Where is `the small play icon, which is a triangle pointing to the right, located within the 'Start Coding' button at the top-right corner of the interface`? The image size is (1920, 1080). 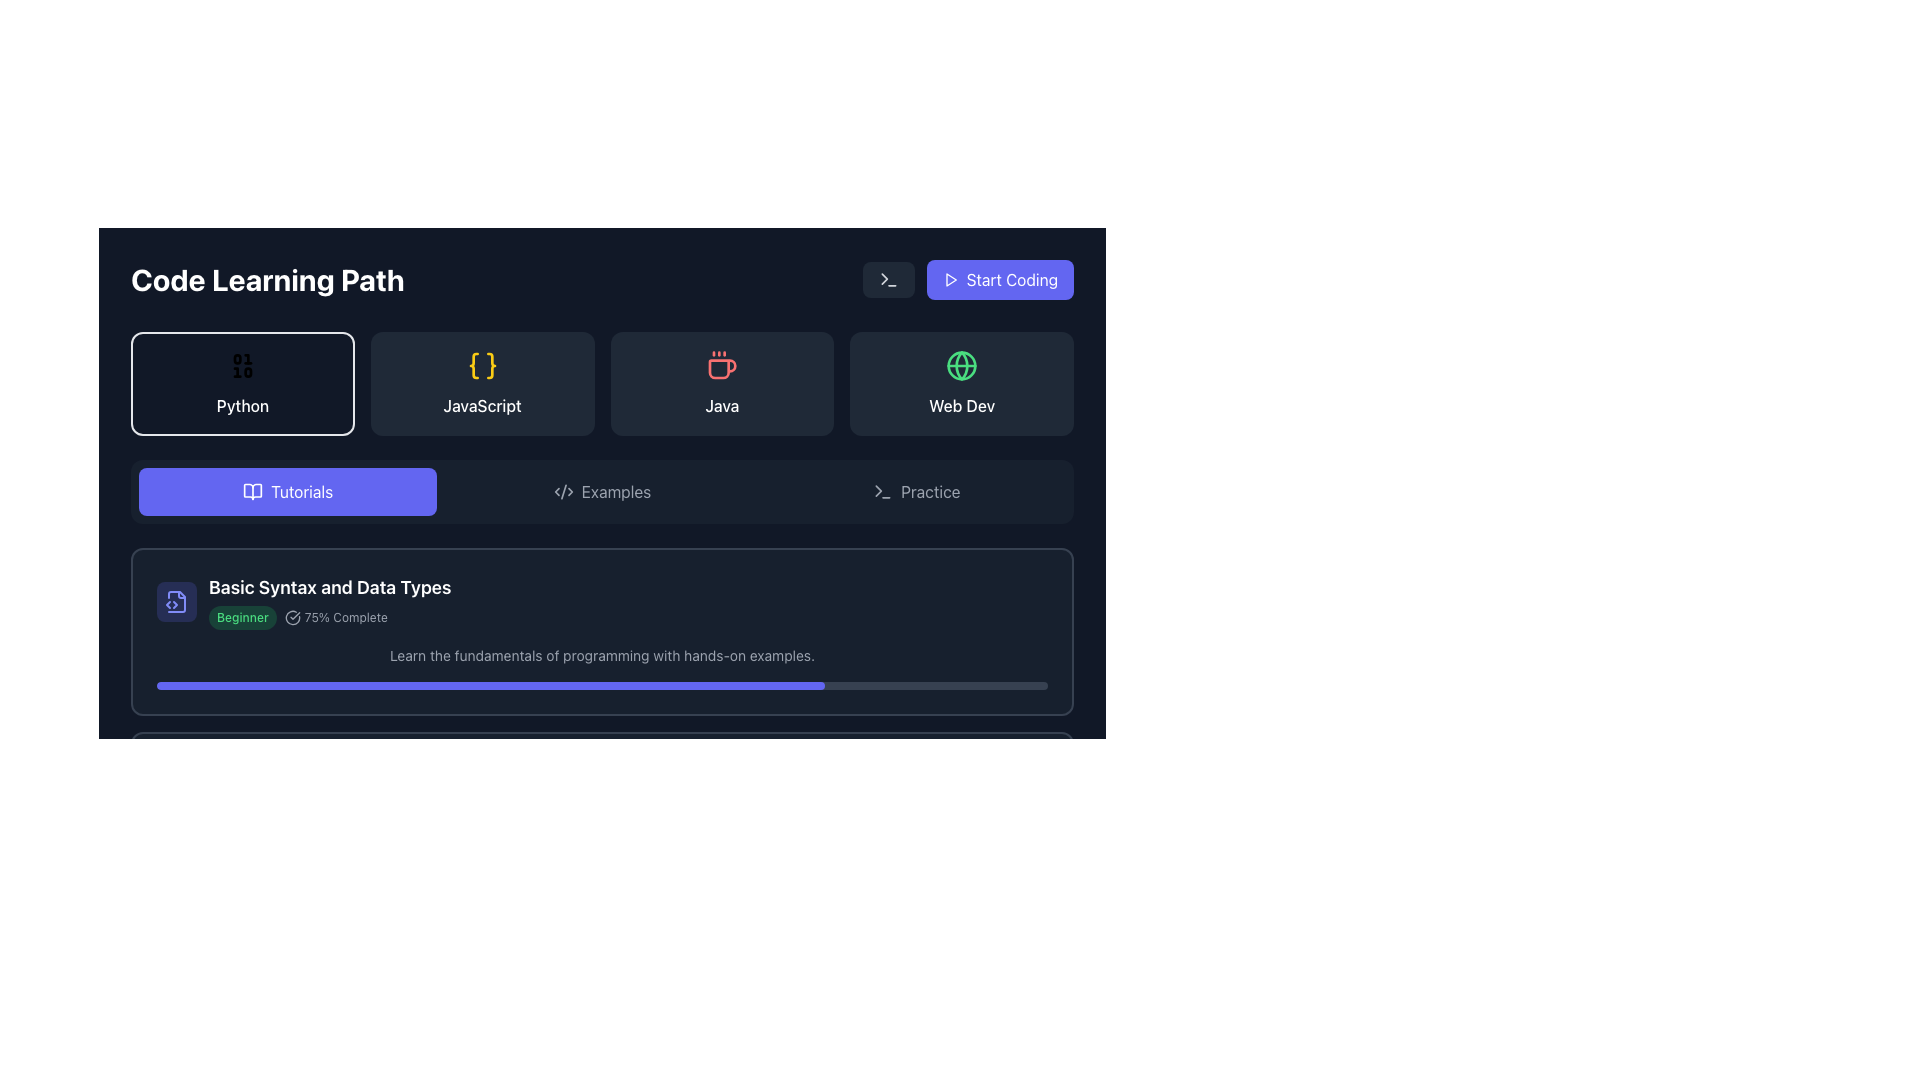
the small play icon, which is a triangle pointing to the right, located within the 'Start Coding' button at the top-right corner of the interface is located at coordinates (949, 280).